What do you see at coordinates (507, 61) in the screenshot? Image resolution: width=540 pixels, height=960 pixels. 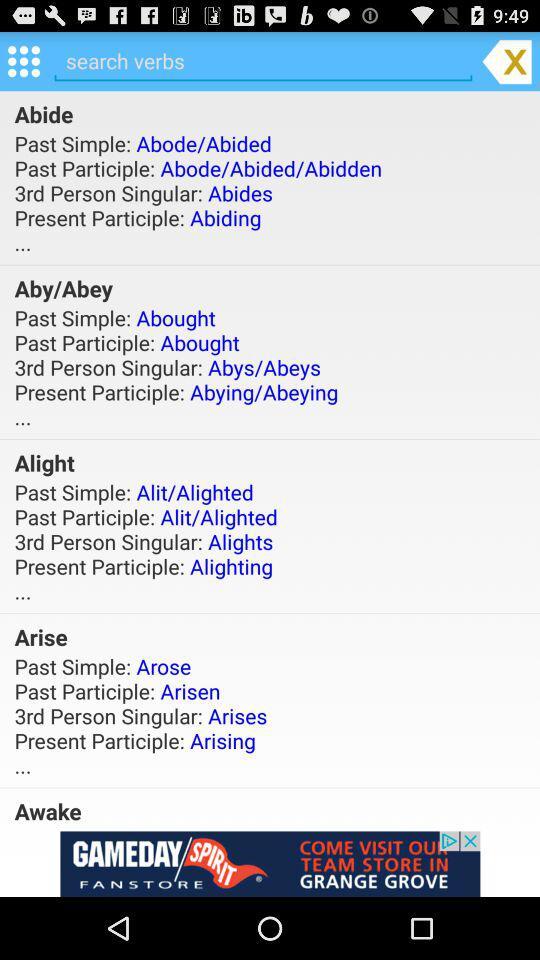 I see `exit the app` at bounding box center [507, 61].